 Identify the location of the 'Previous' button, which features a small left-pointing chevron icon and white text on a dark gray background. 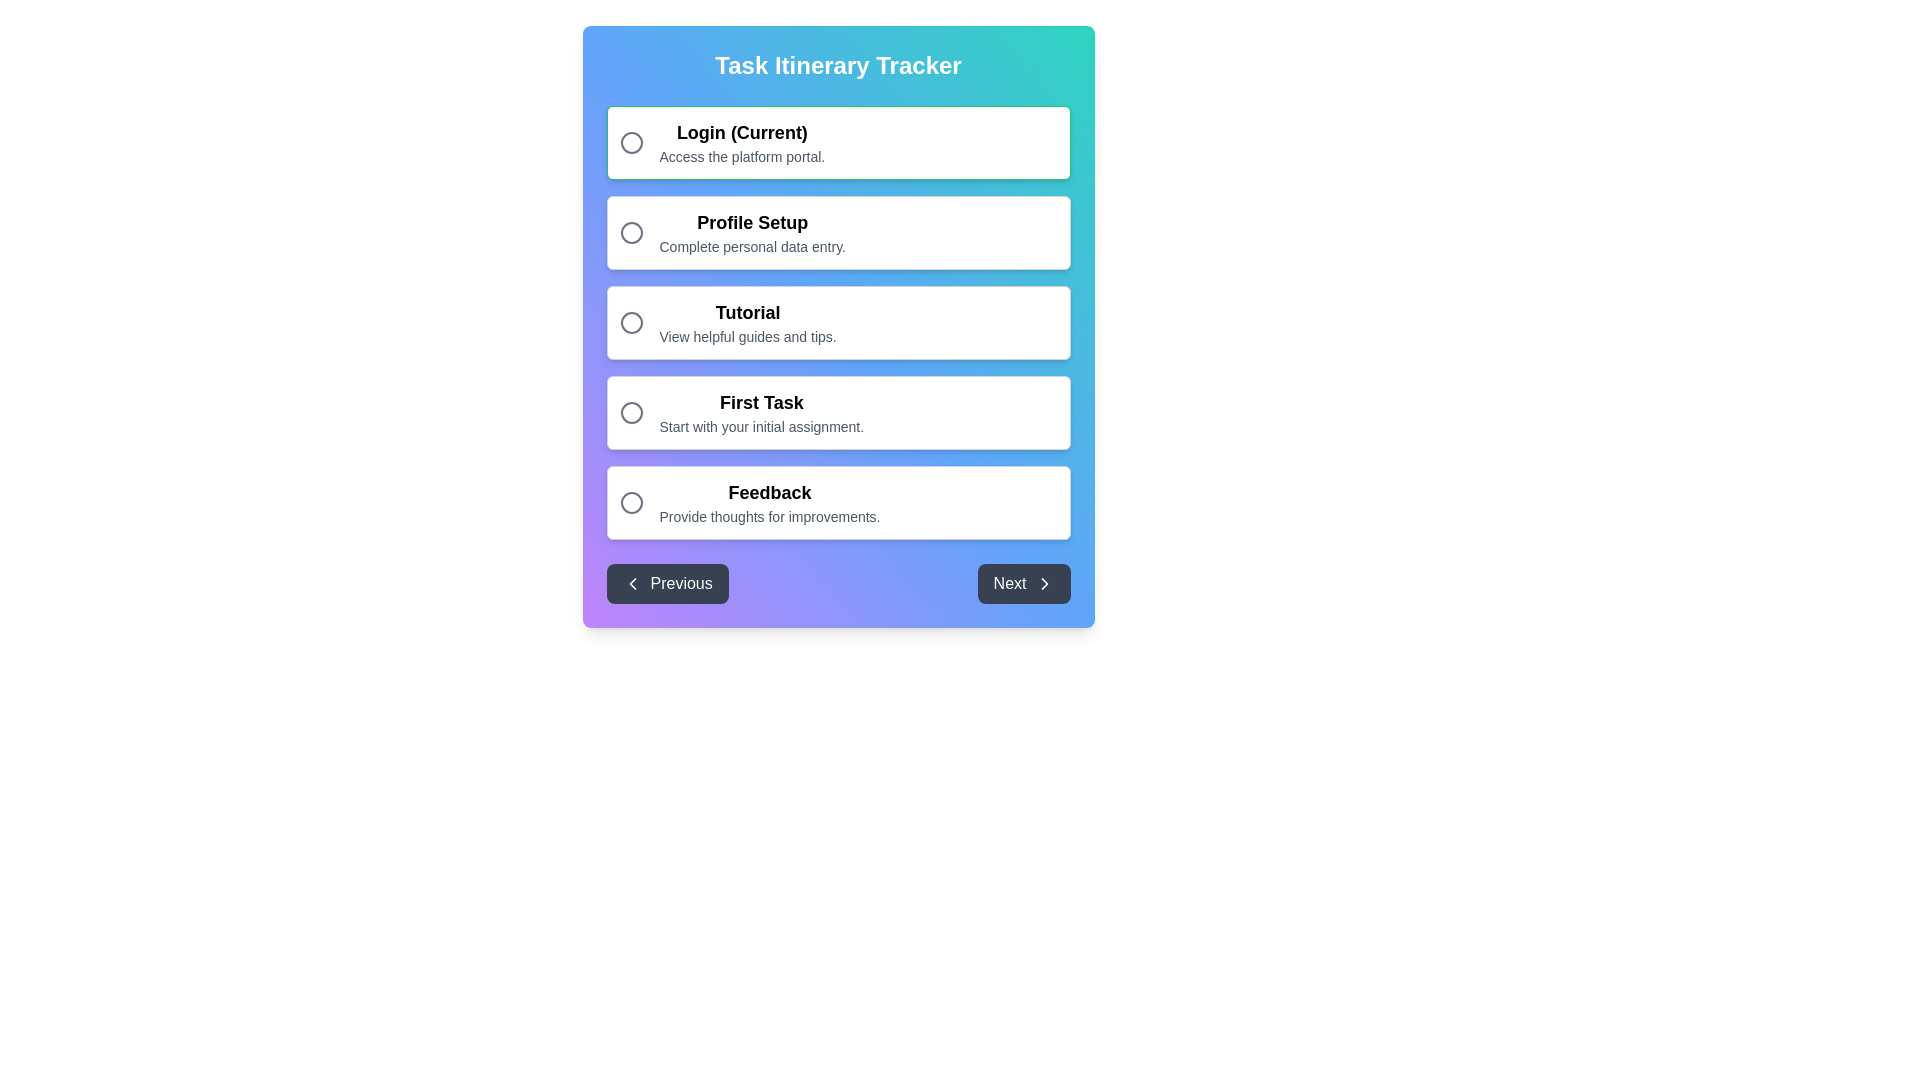
(631, 583).